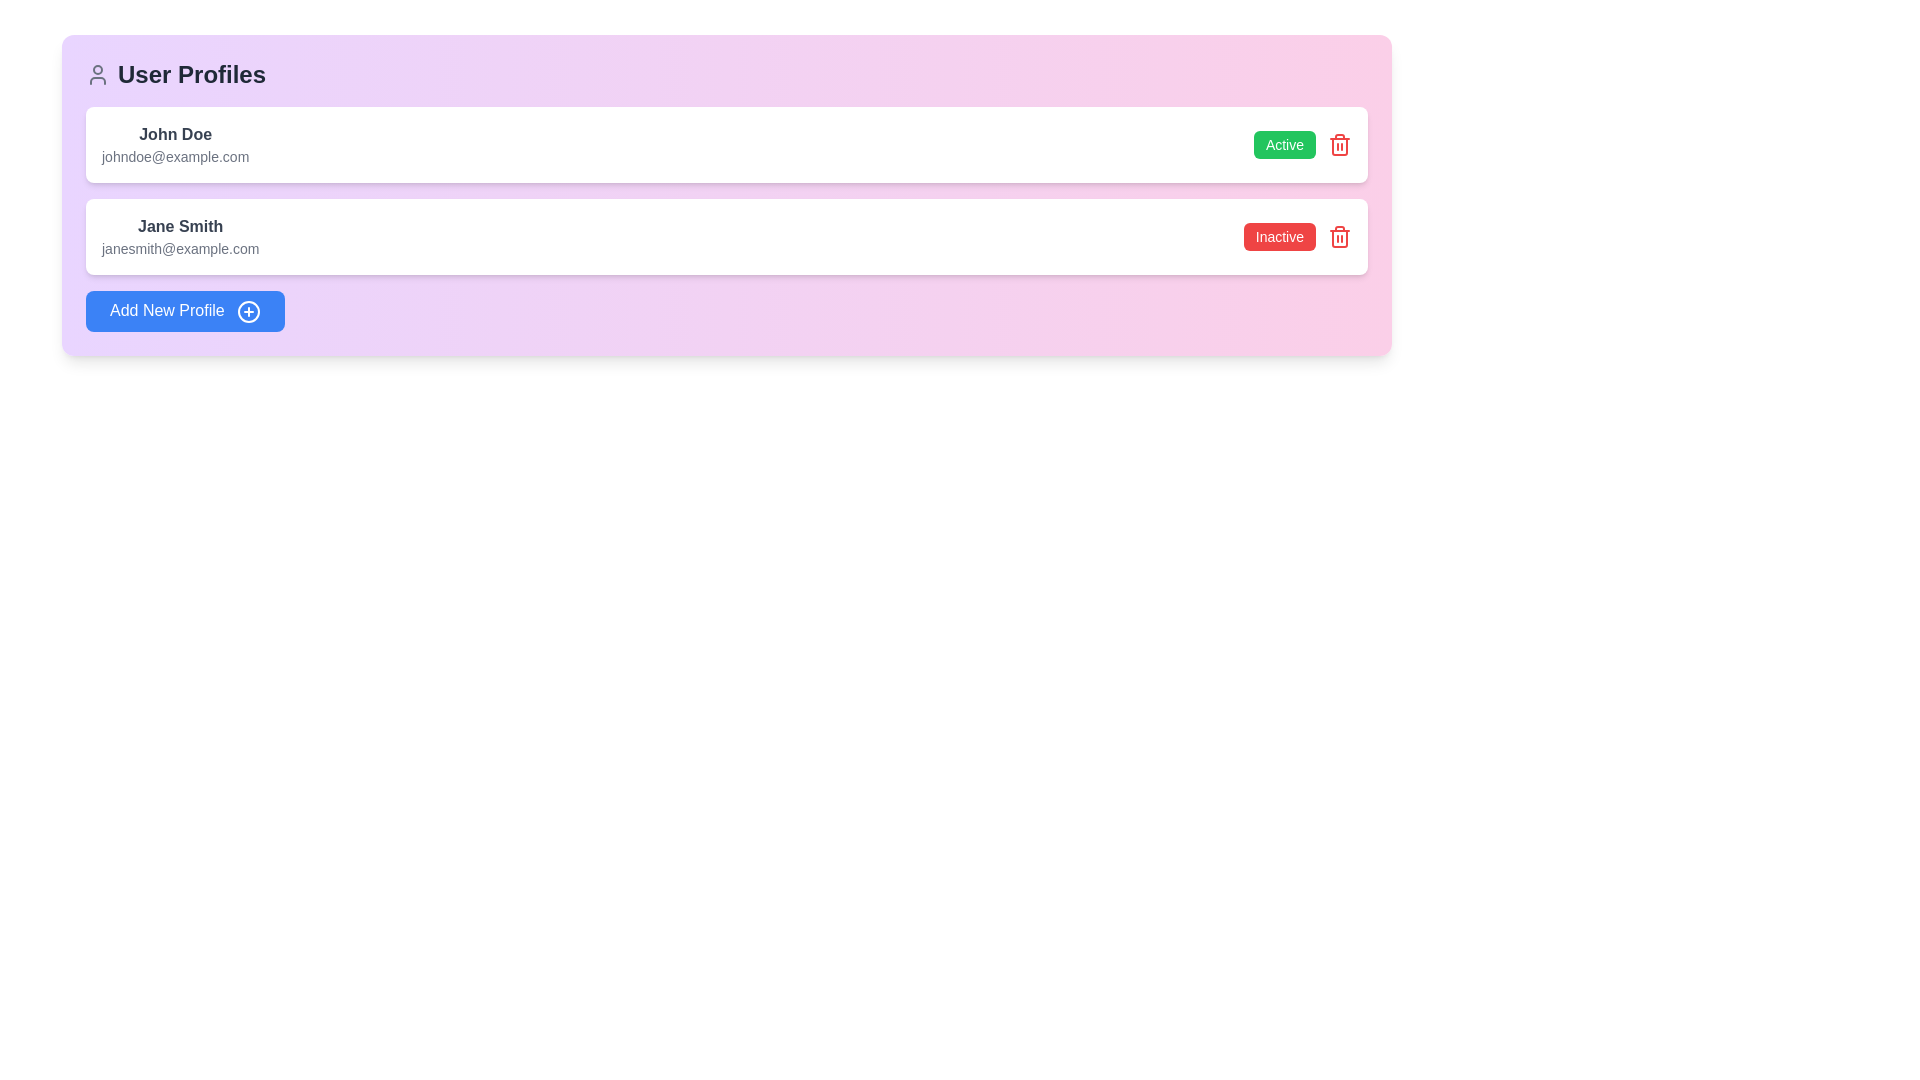 This screenshot has height=1080, width=1920. Describe the element at coordinates (1284, 144) in the screenshot. I see `the status indicator button located in the top-right section of the first user profile entry within the 'User Profiles' panel for interaction` at that location.